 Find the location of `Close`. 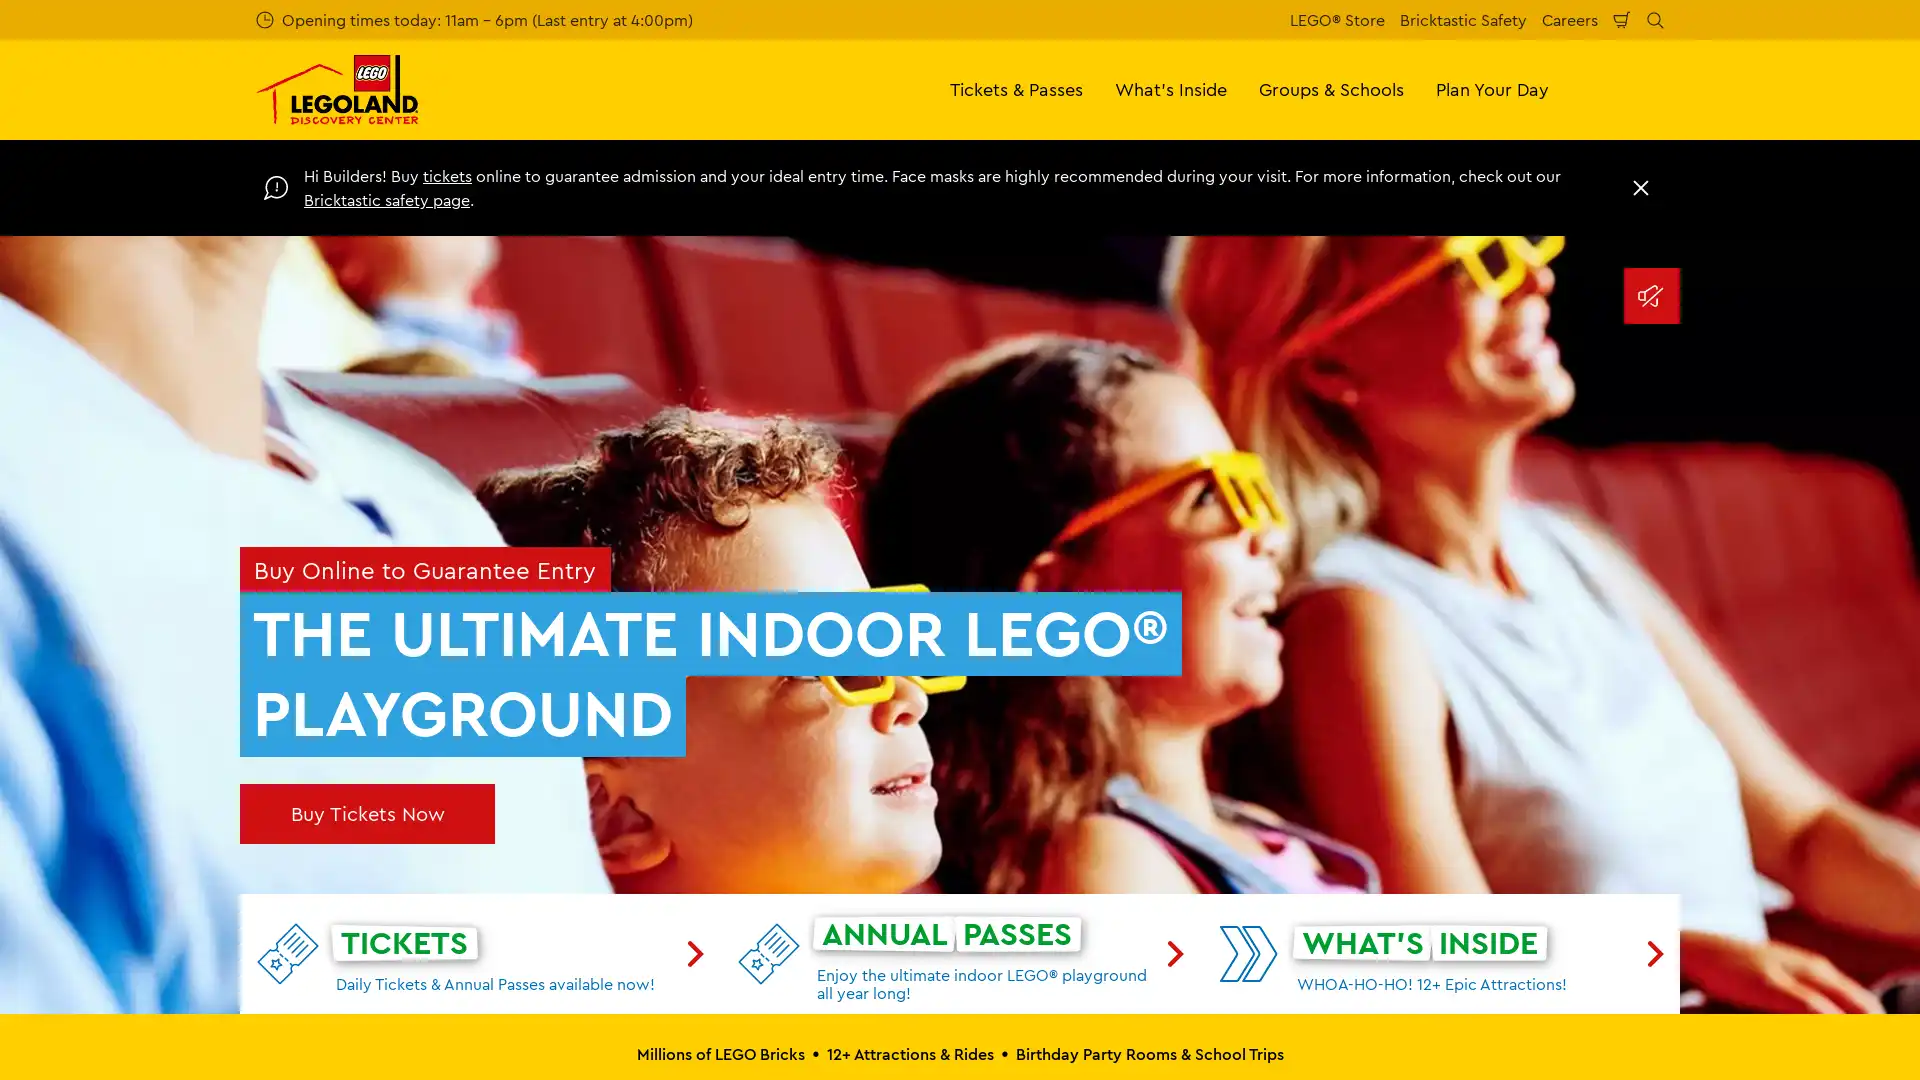

Close is located at coordinates (1641, 188).